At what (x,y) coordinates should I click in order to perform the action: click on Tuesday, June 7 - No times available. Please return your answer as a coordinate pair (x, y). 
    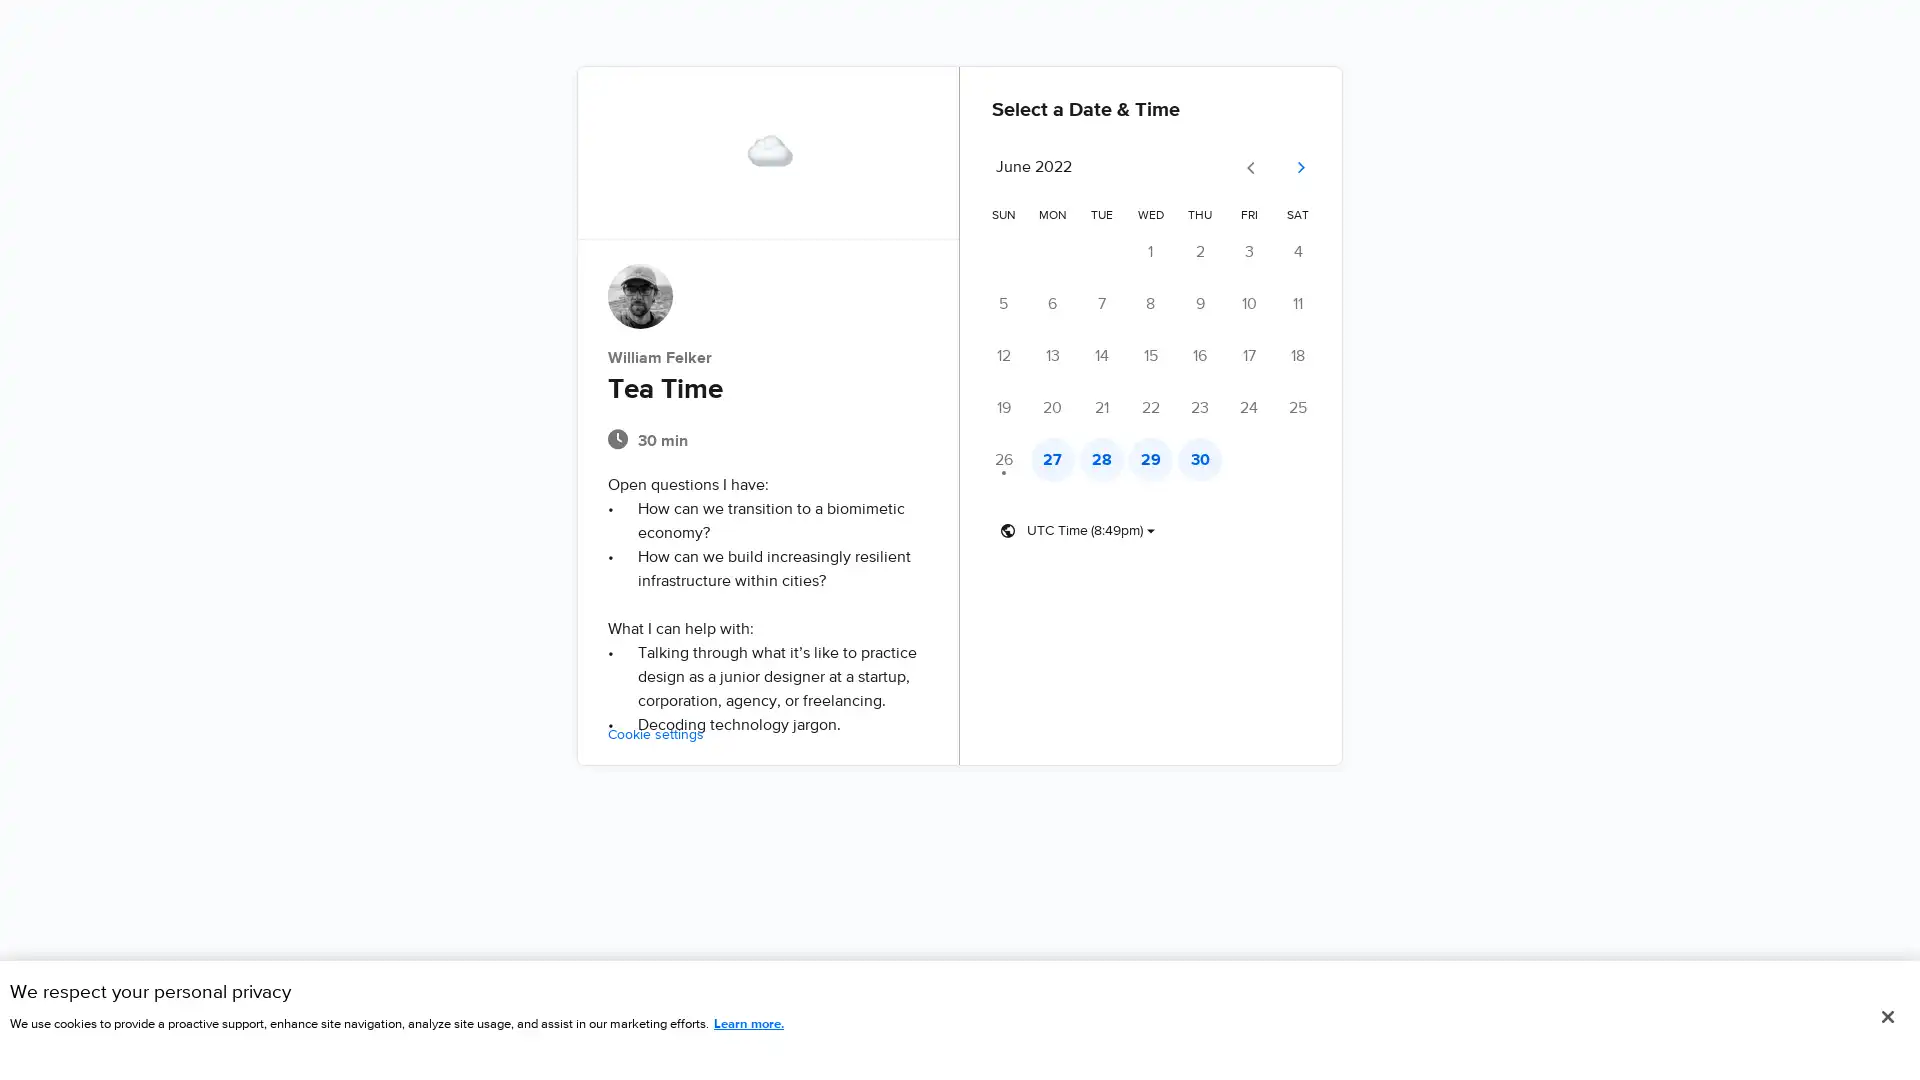
    Looking at the image, I should click on (1106, 304).